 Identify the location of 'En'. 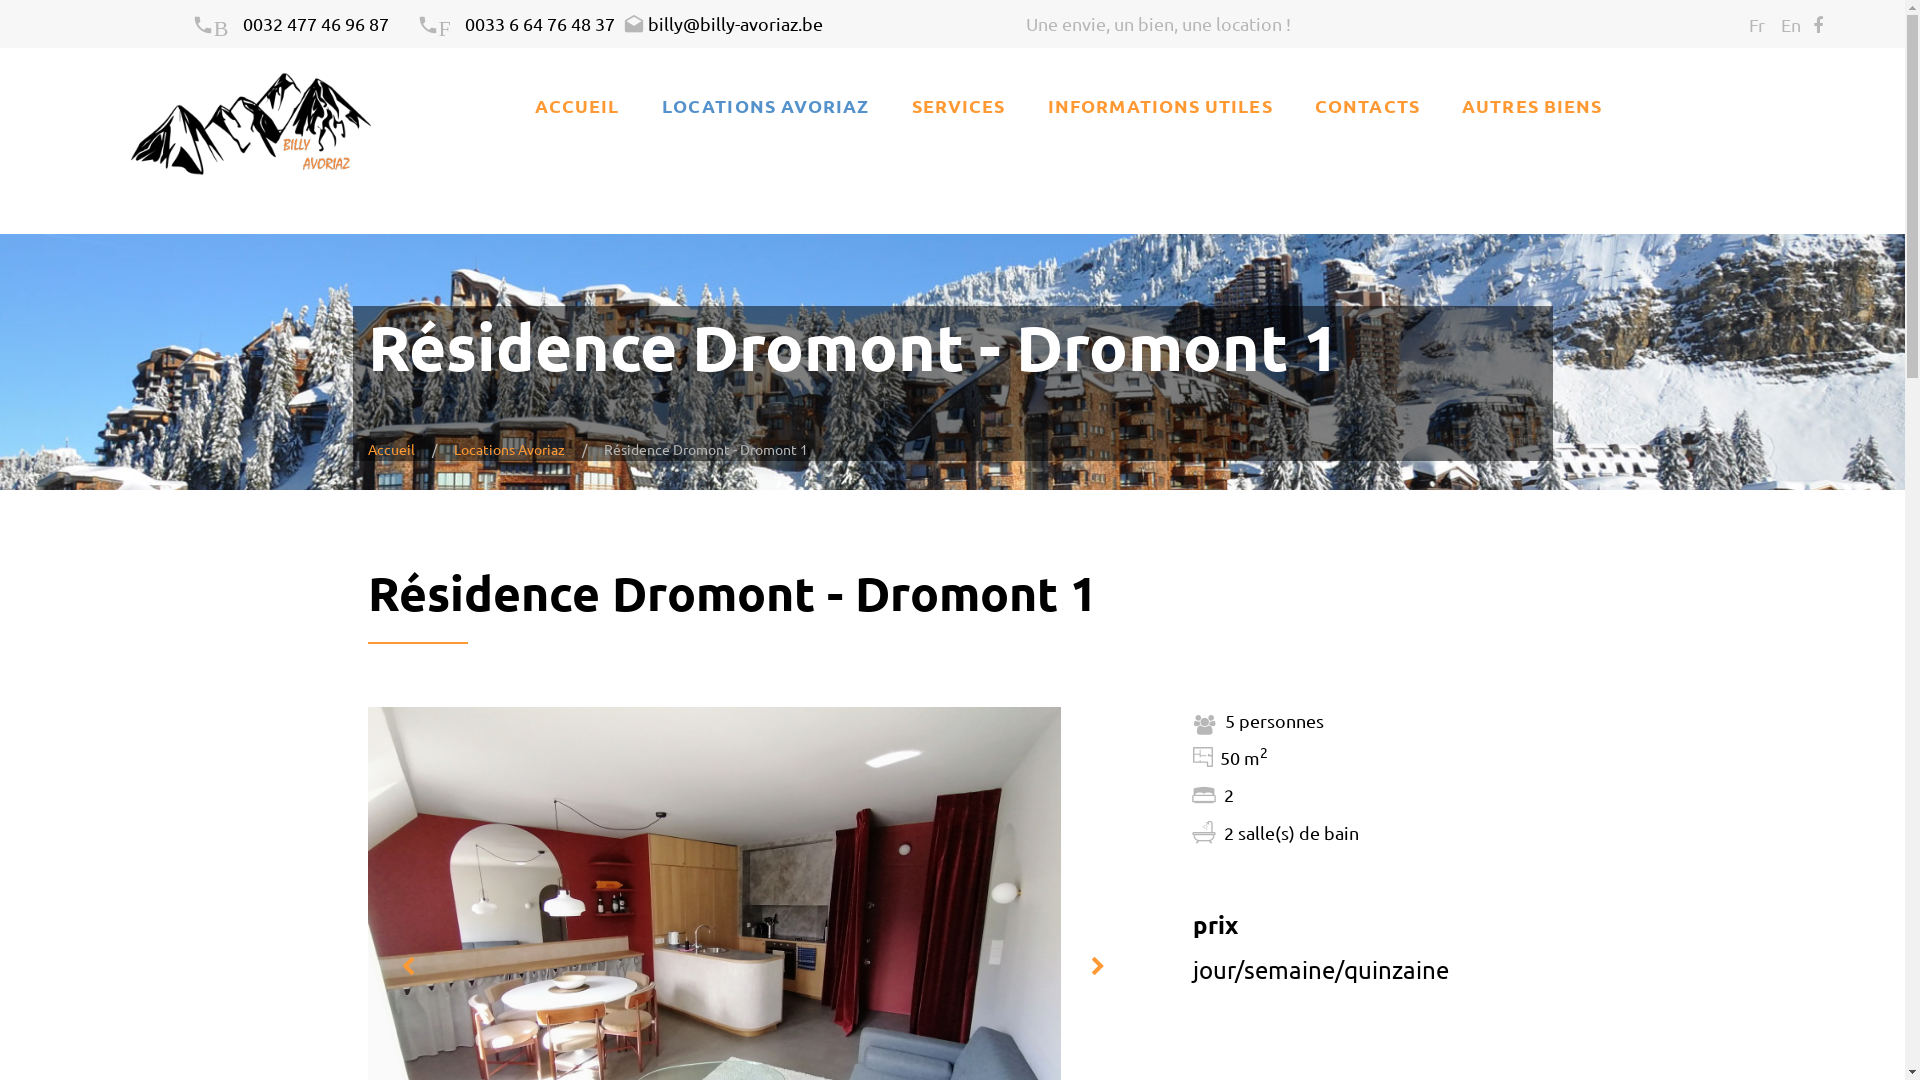
(1790, 24).